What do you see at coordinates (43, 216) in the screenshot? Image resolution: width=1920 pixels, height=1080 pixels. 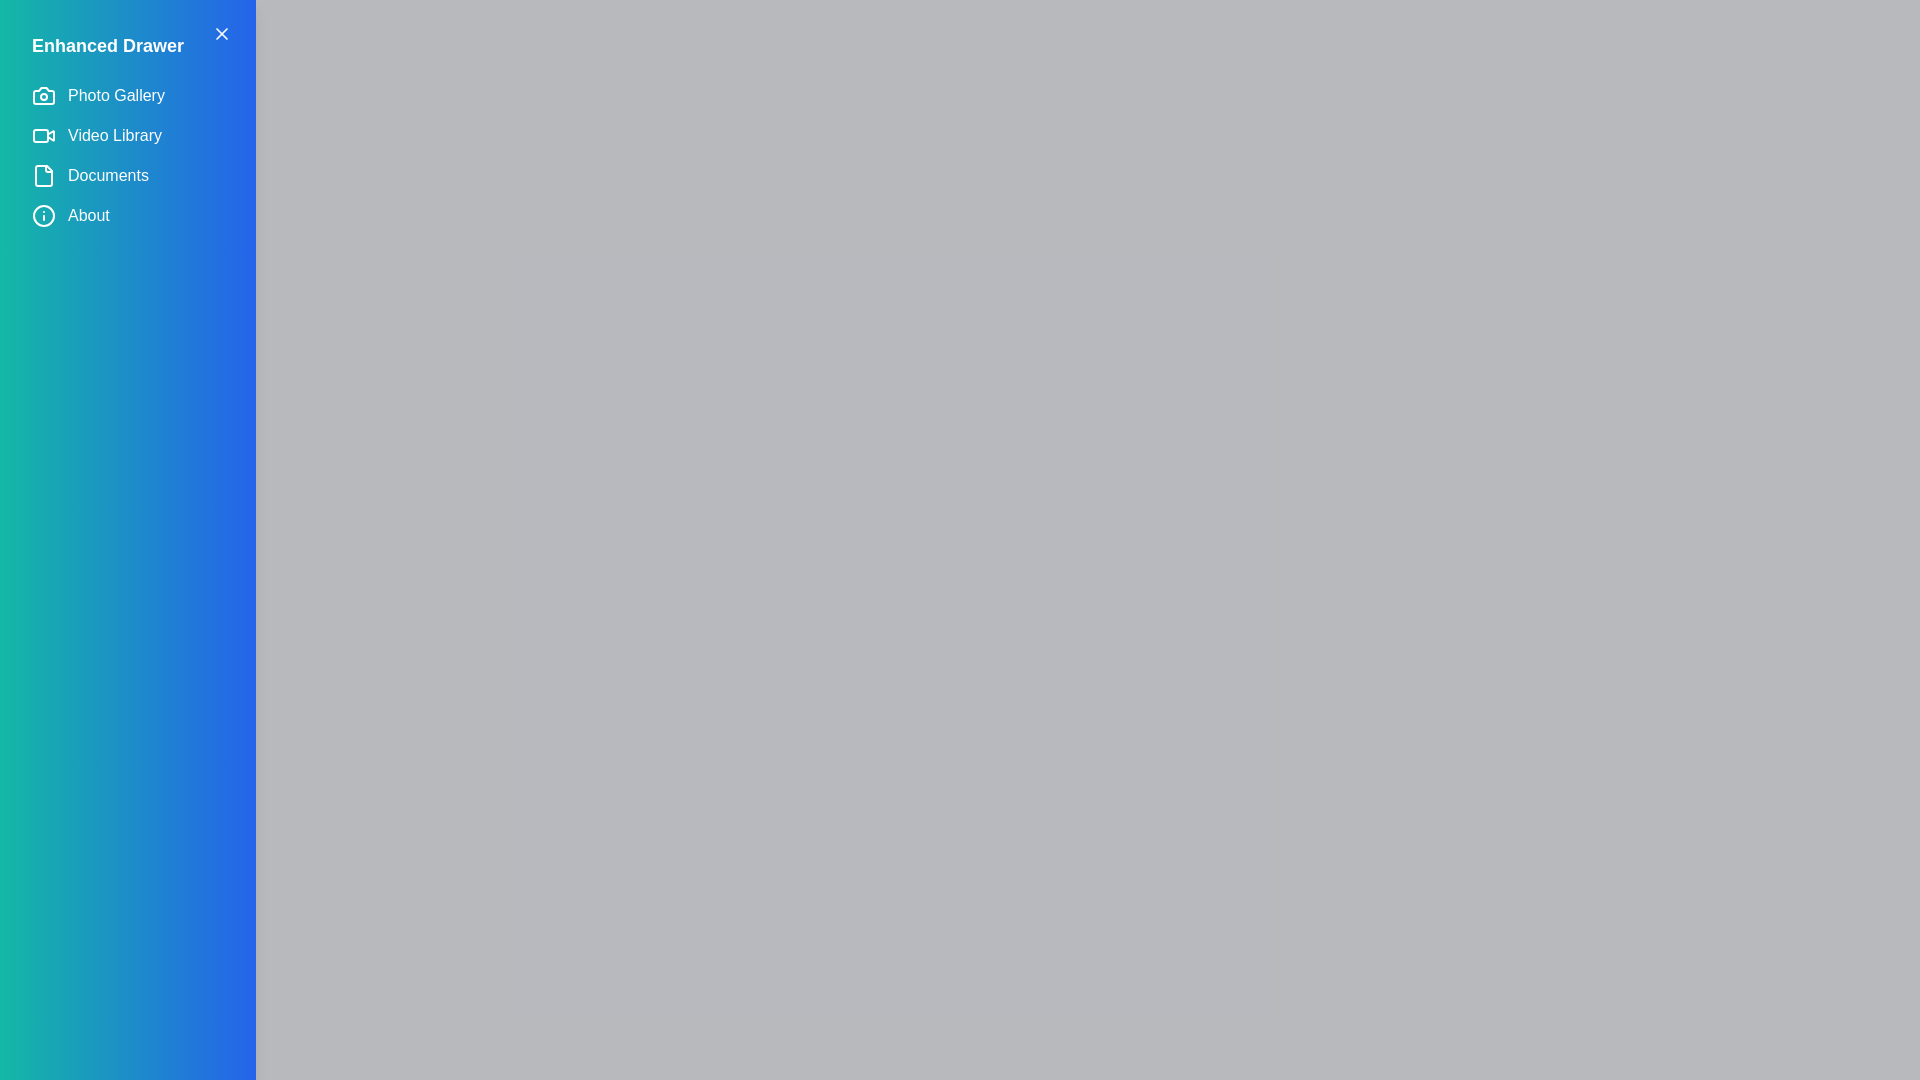 I see `the information icon, which is a circular icon with an 'i' symbol, located in the fourth row of the vertical navigation list next to the 'About' text` at bounding box center [43, 216].